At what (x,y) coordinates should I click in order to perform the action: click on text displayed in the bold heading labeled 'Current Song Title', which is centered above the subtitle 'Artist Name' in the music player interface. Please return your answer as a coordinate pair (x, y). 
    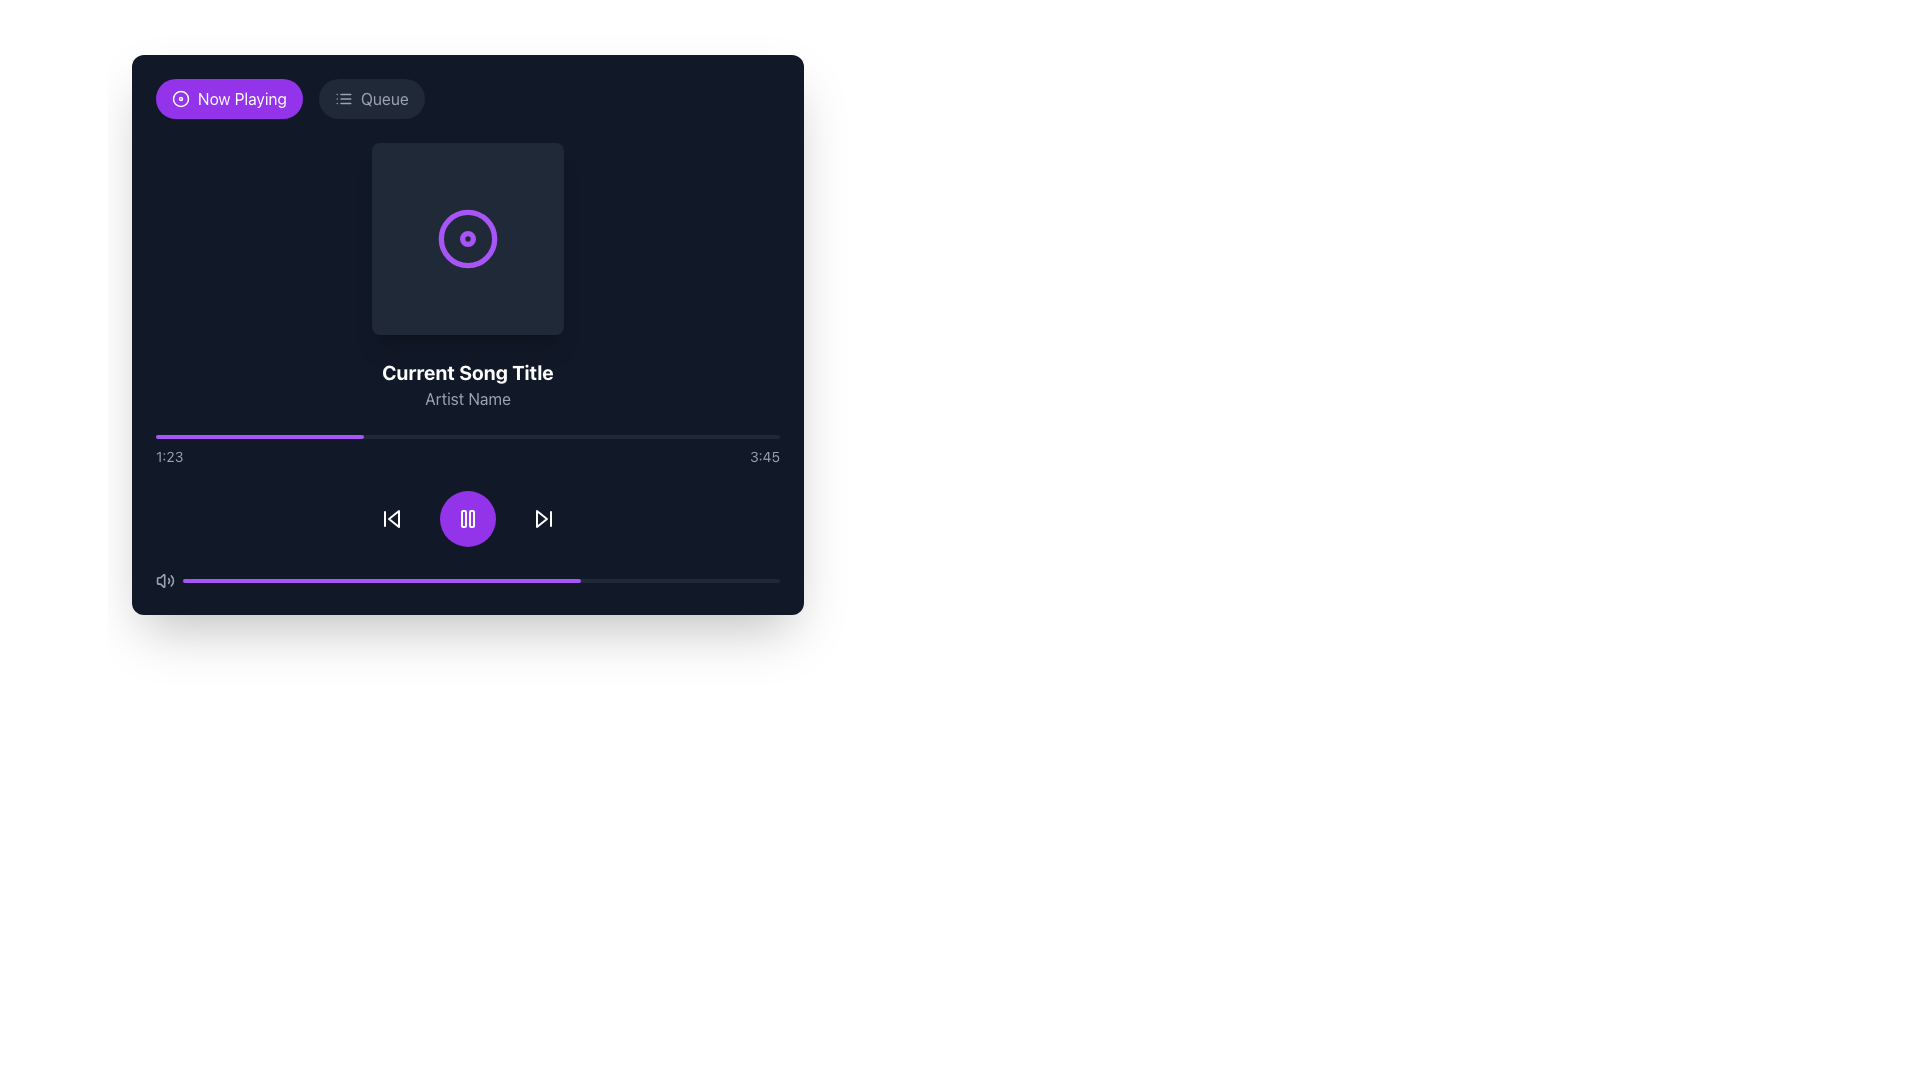
    Looking at the image, I should click on (466, 373).